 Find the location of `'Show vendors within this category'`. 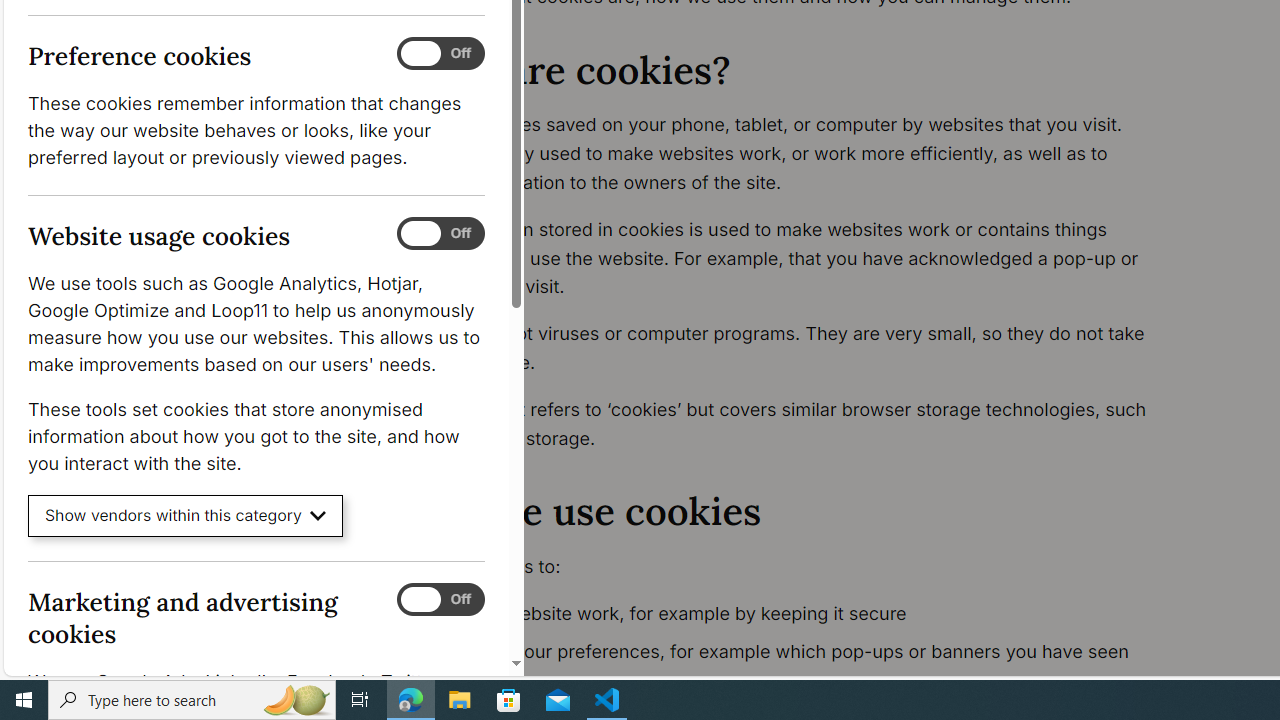

'Show vendors within this category' is located at coordinates (185, 515).